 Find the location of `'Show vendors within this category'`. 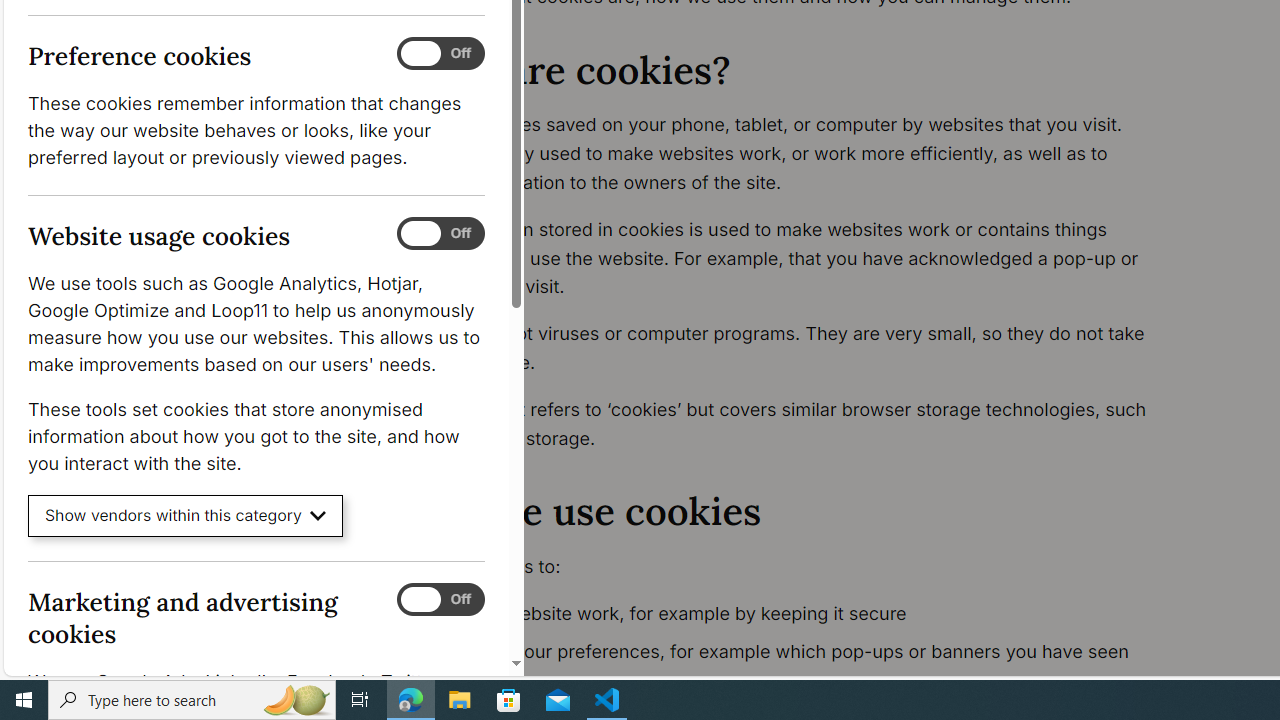

'Show vendors within this category' is located at coordinates (185, 515).